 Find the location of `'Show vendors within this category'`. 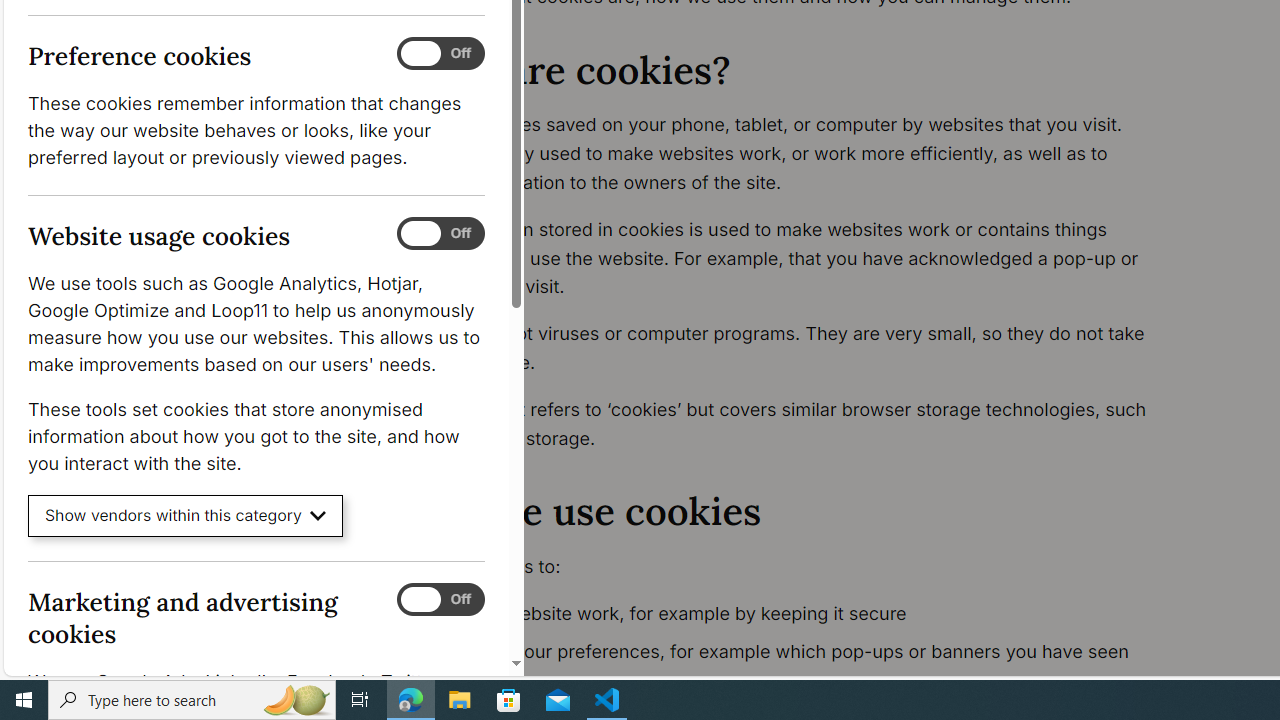

'Show vendors within this category' is located at coordinates (185, 515).